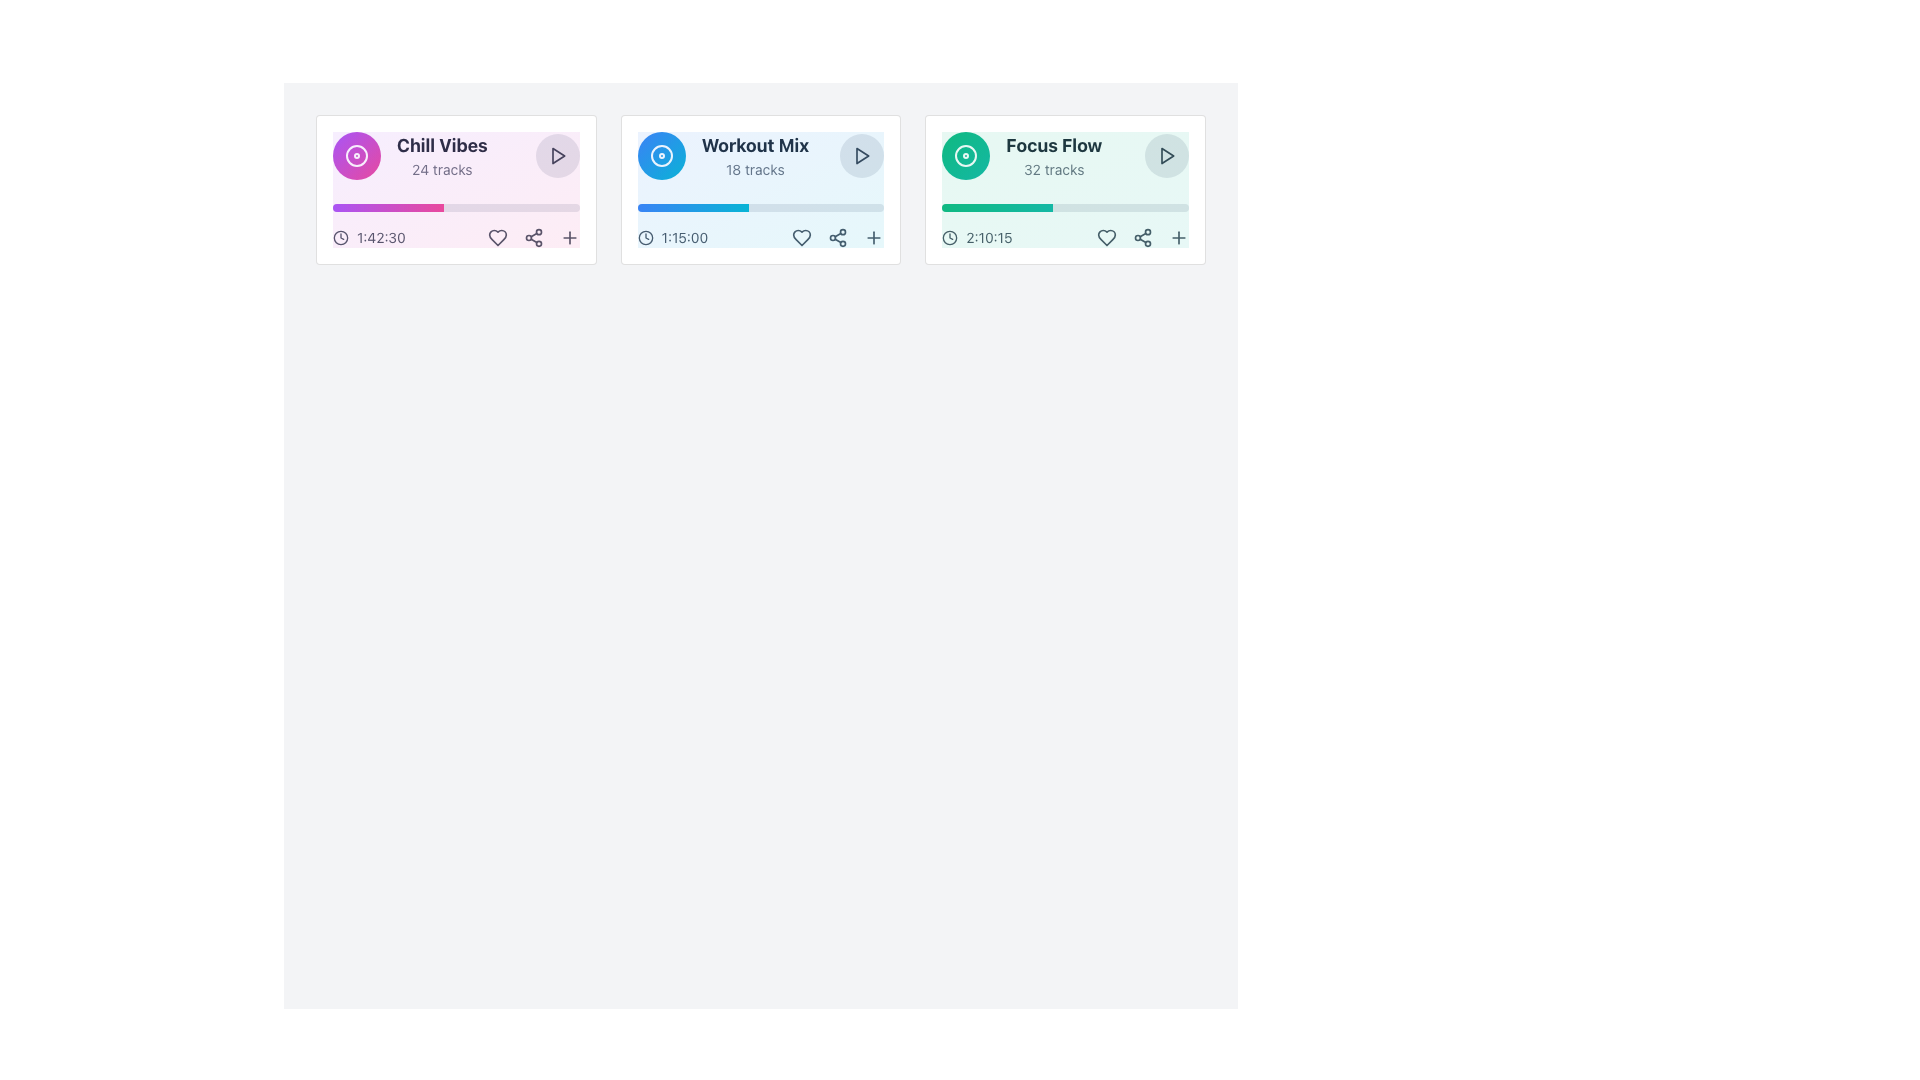 The width and height of the screenshot is (1920, 1080). What do you see at coordinates (441, 154) in the screenshot?
I see `the 'Chill Vibes' label with supporting text, which features bold text styled in dark gray and is located in the upper center area of the first playlist card` at bounding box center [441, 154].